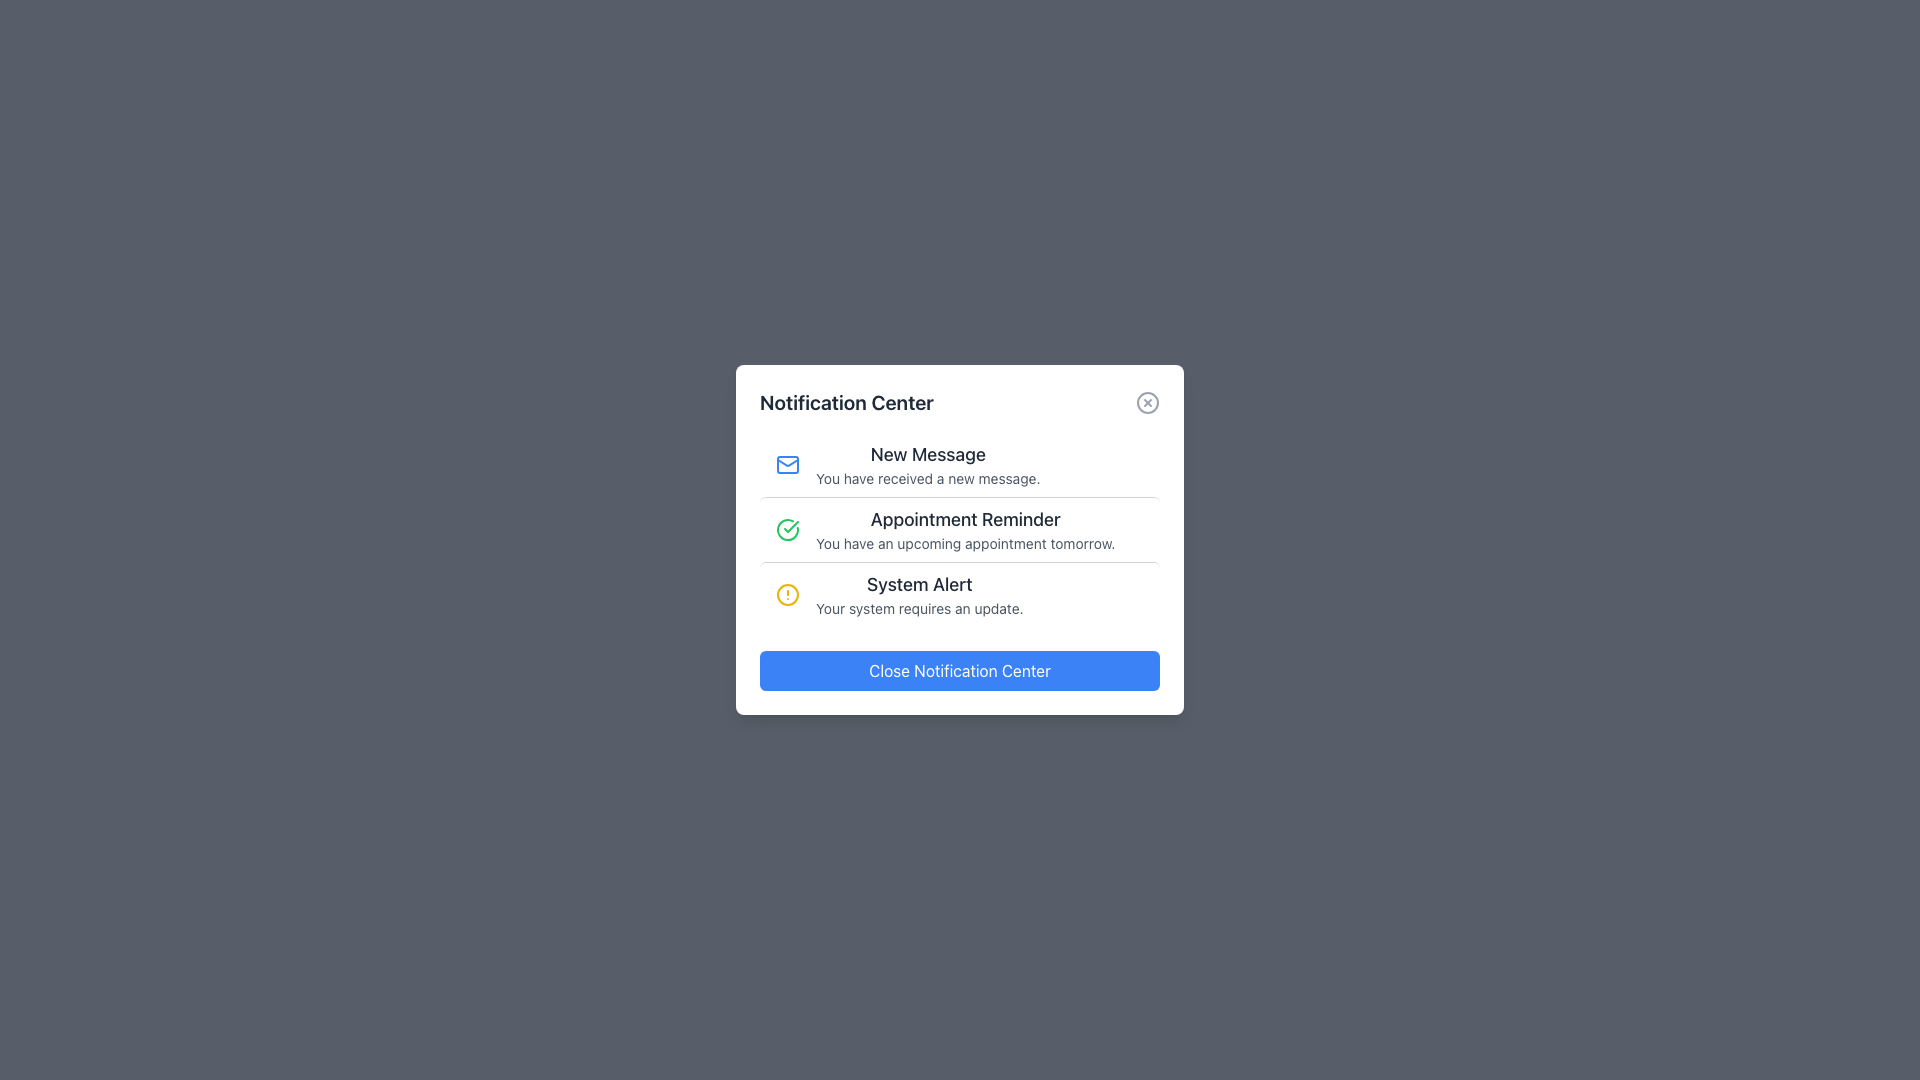  I want to click on the 'System Alert' icon located at the bottom of the notification list in the 'Notification Center' window by moving the cursor to its center point, so click(786, 593).